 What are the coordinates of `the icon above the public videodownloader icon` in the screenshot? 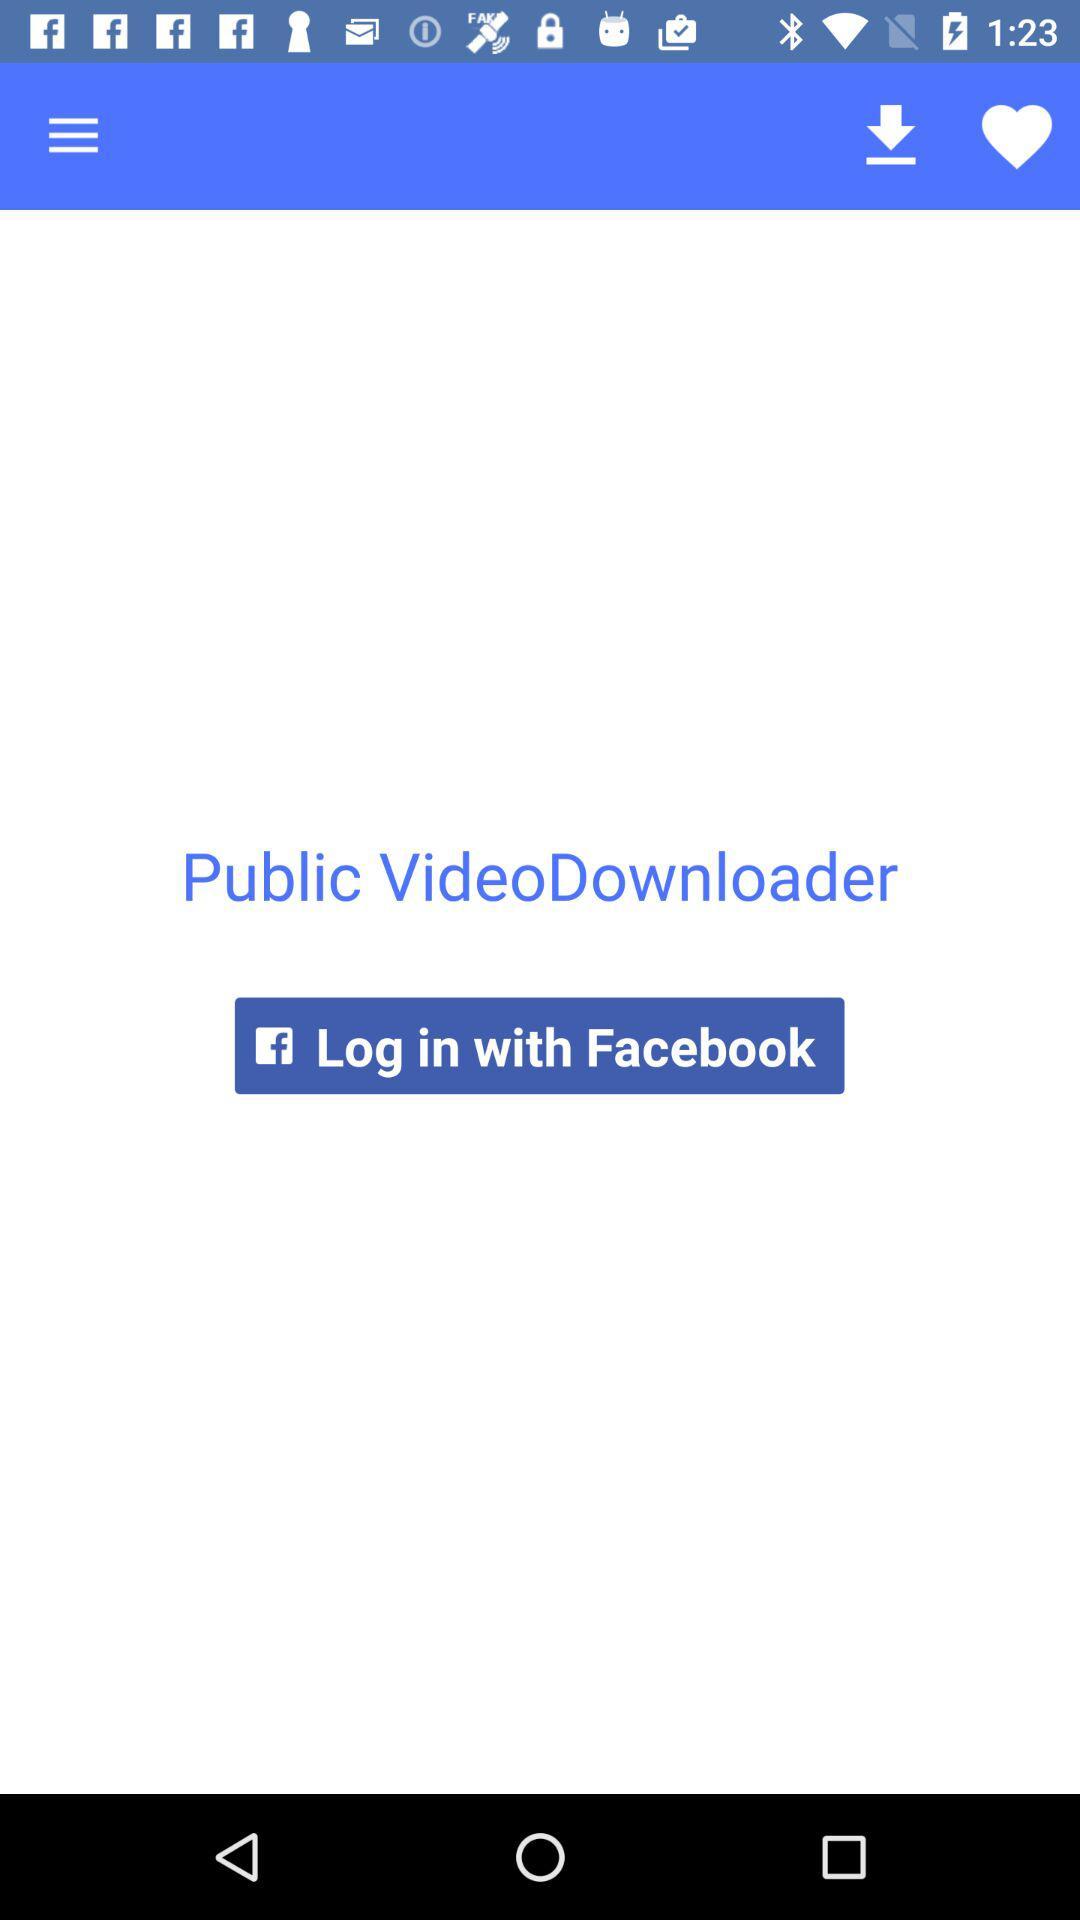 It's located at (890, 135).